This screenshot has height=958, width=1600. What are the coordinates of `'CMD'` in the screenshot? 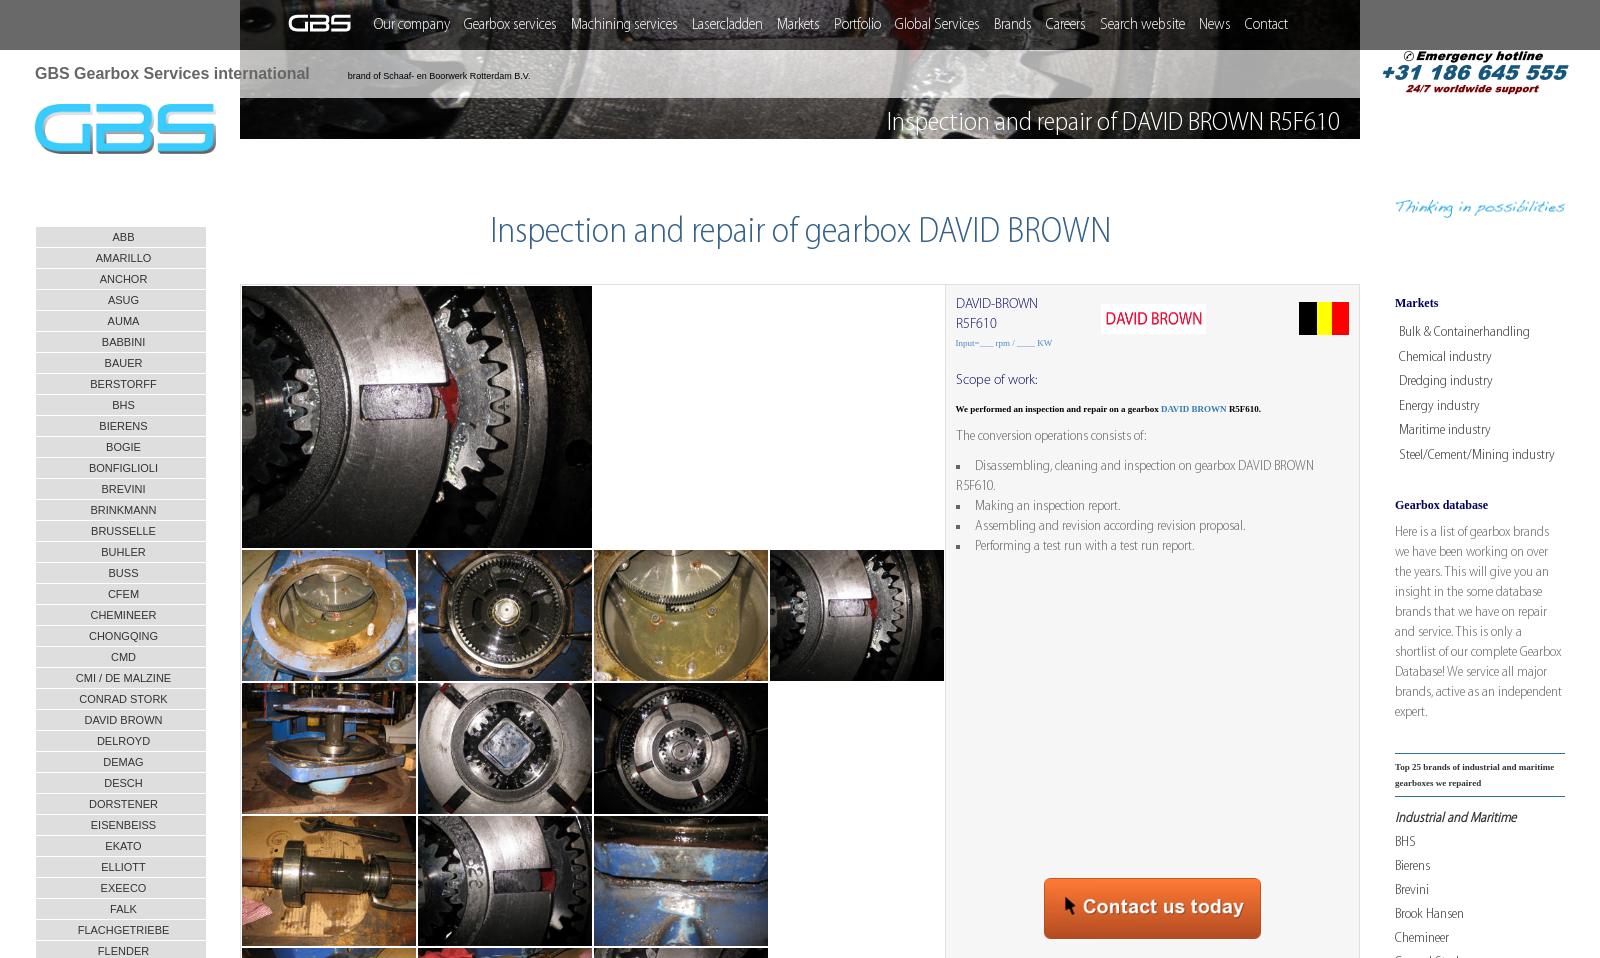 It's located at (122, 655).